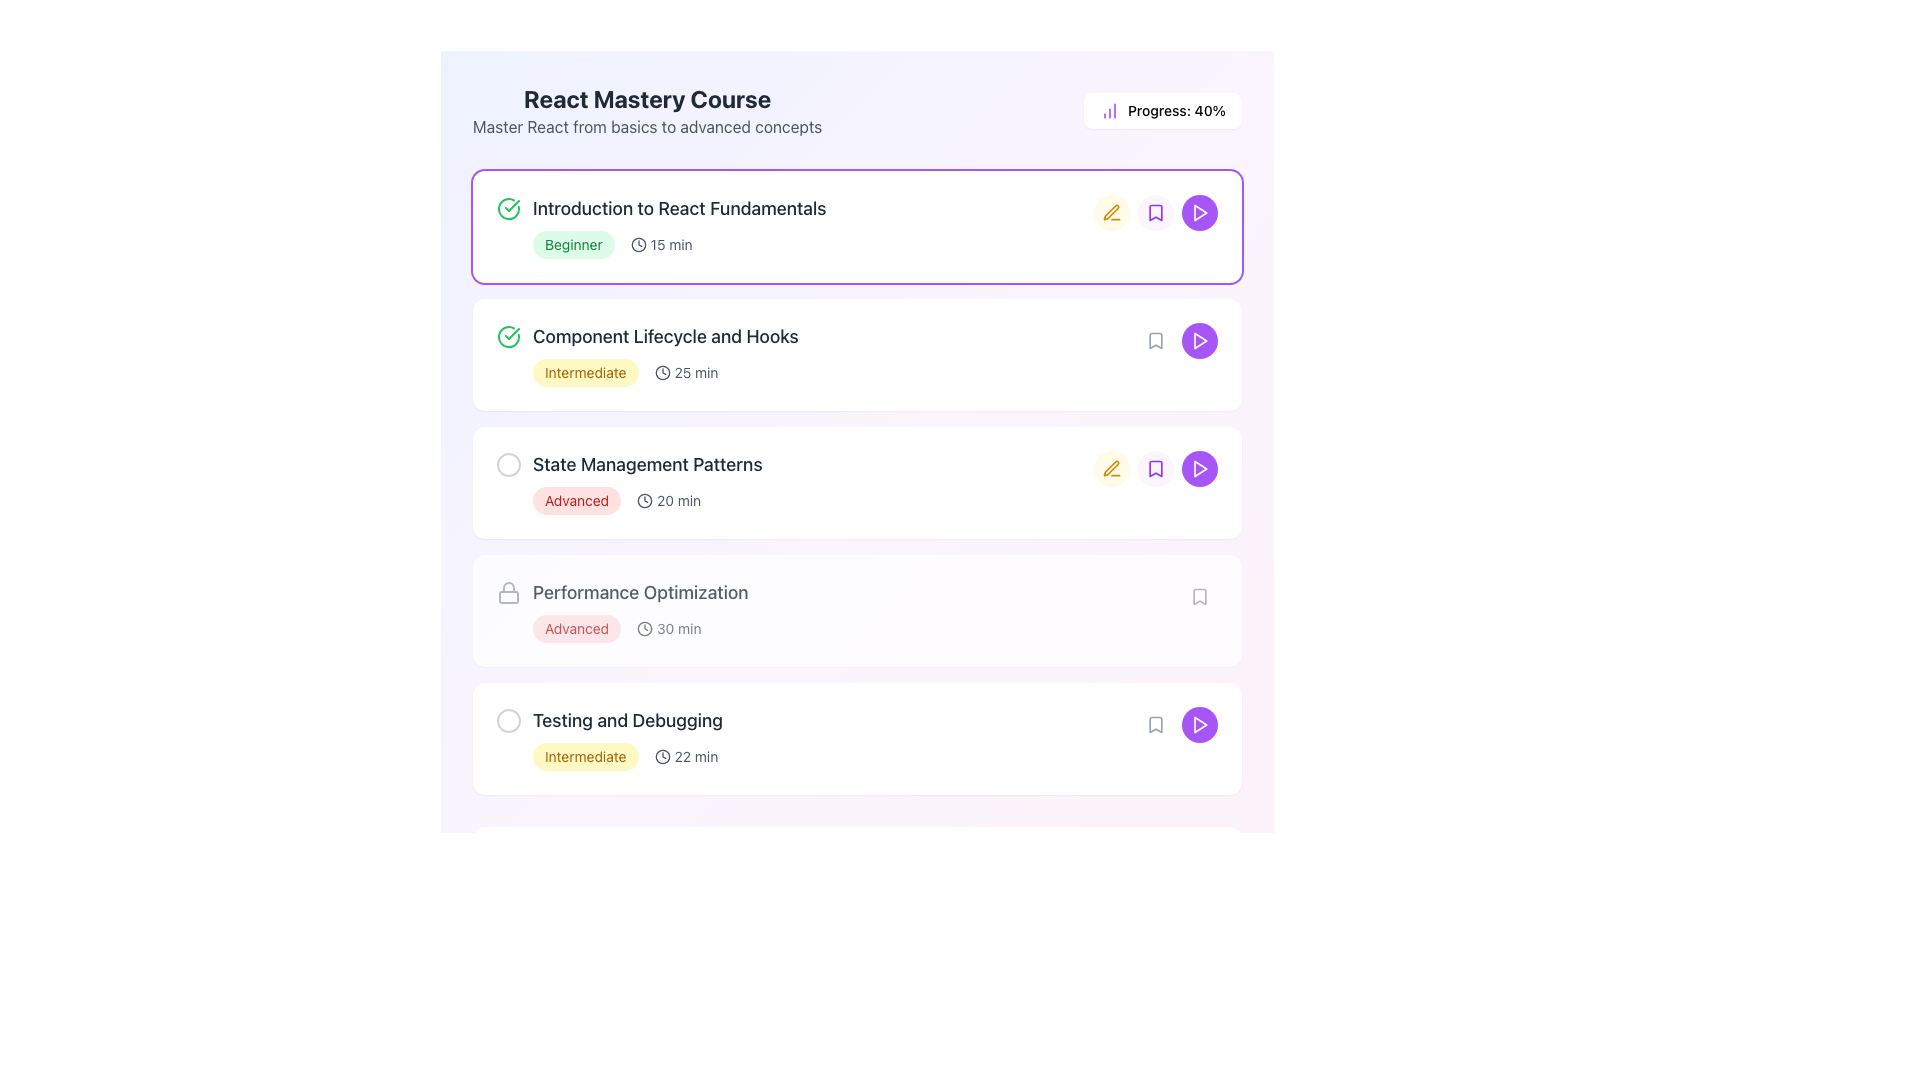  What do you see at coordinates (857, 482) in the screenshot?
I see `the third card element in the vertical list of educational resource cards` at bounding box center [857, 482].